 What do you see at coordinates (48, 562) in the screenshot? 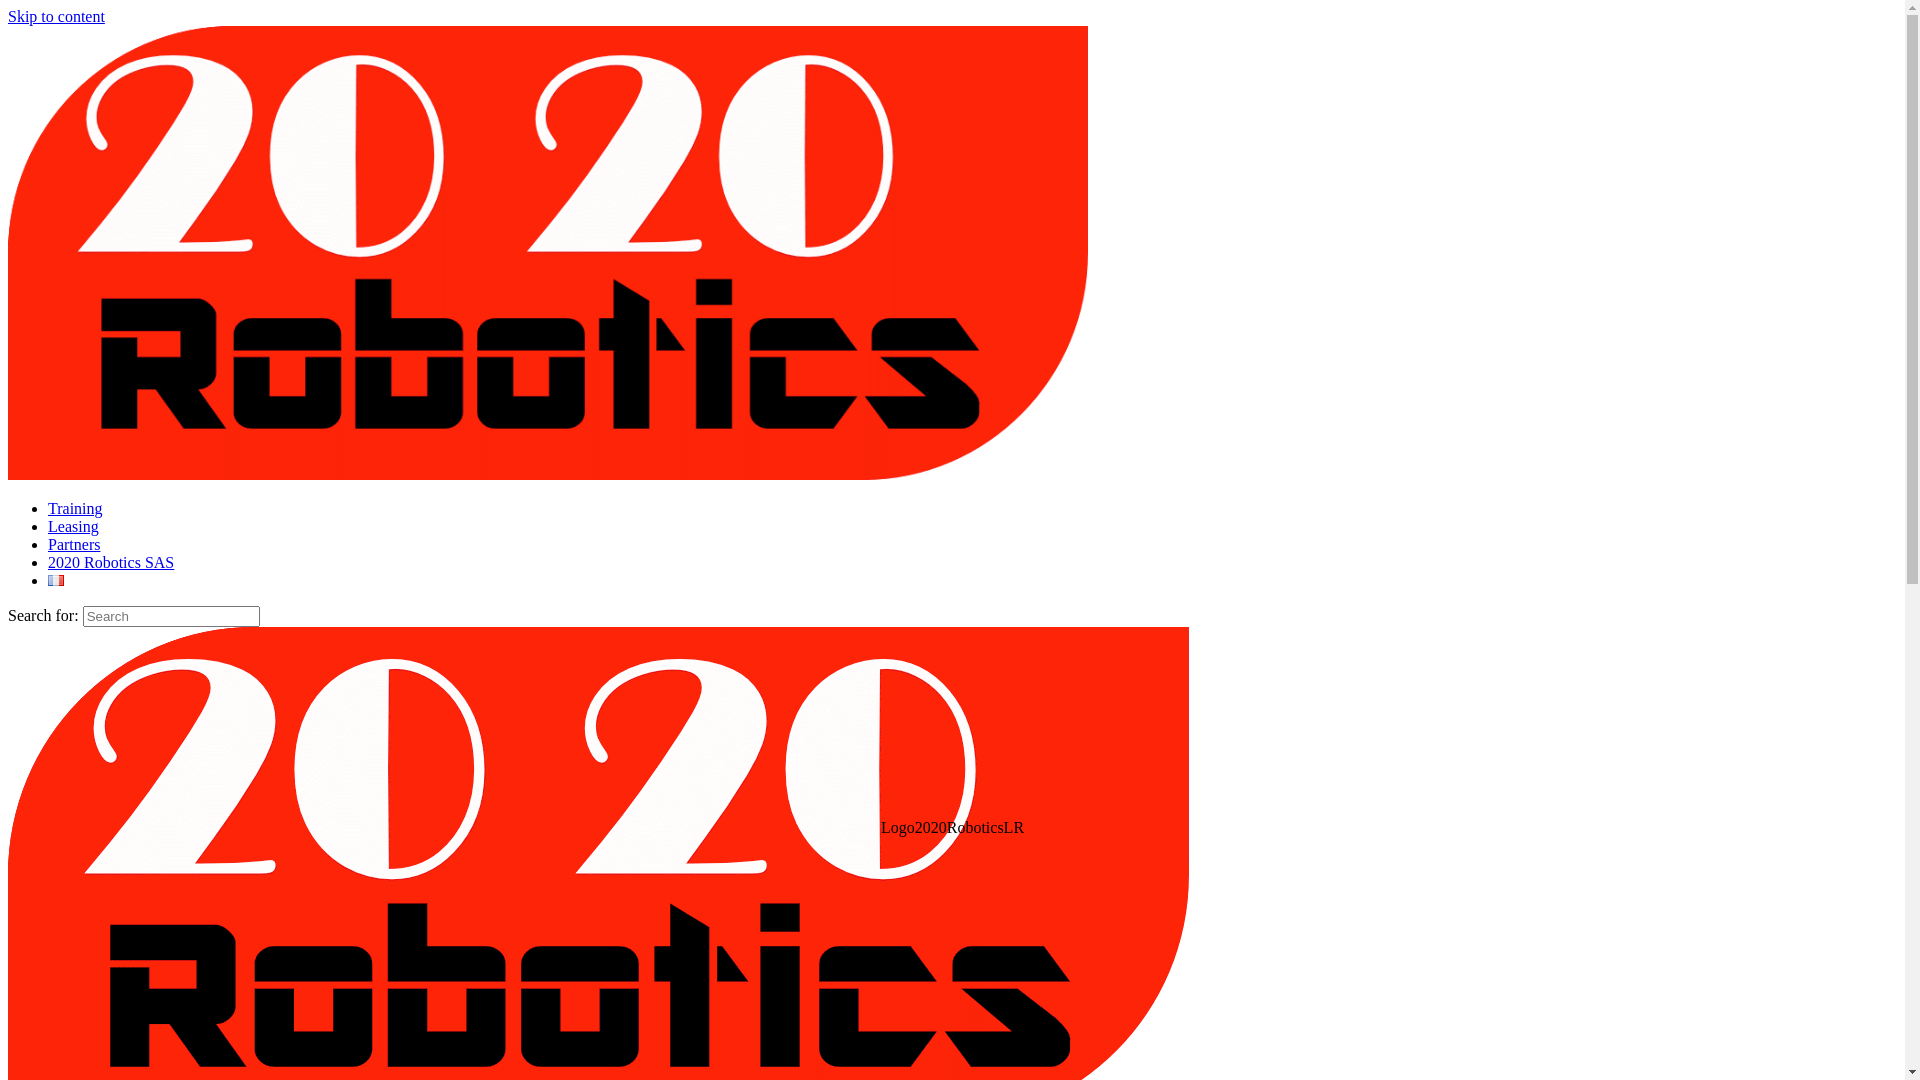
I see `'2020 Robotics SAS'` at bounding box center [48, 562].